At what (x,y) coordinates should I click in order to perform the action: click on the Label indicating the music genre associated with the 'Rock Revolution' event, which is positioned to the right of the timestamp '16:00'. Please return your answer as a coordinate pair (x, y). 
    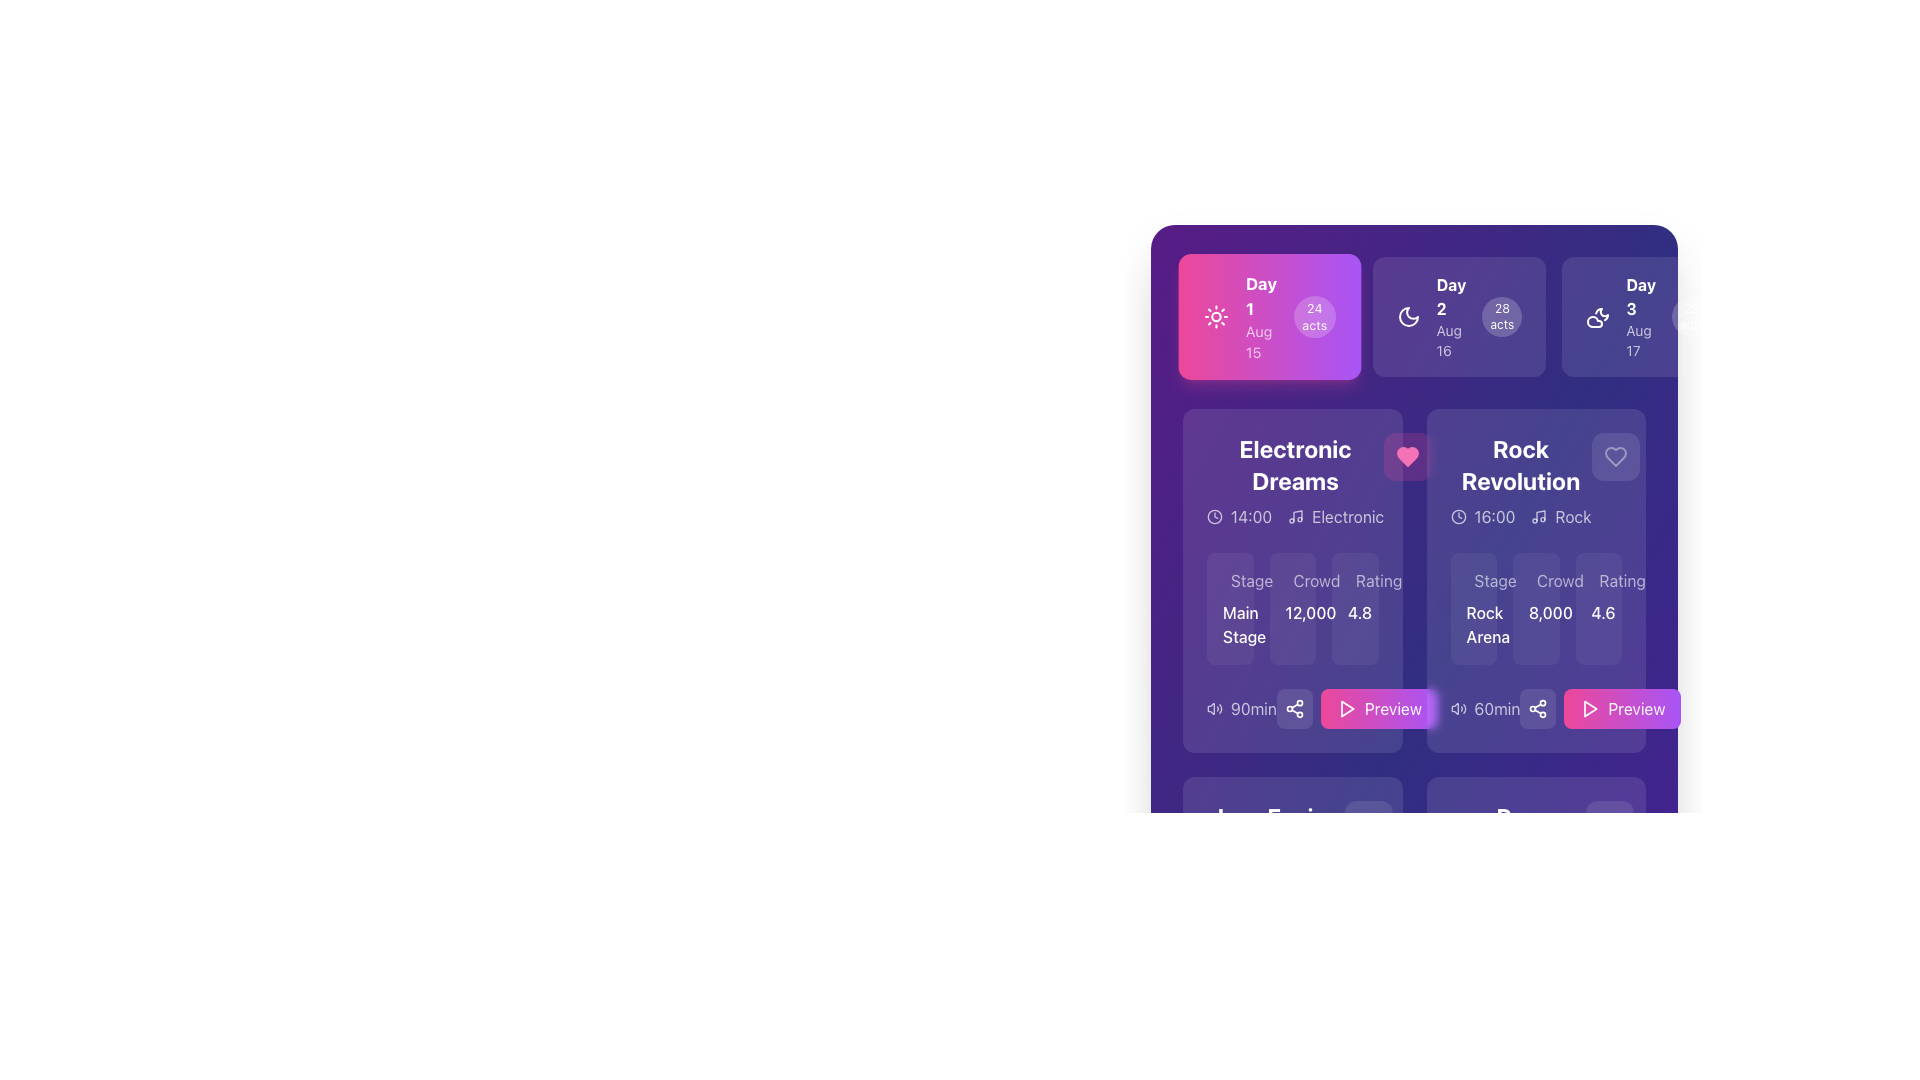
    Looking at the image, I should click on (1560, 515).